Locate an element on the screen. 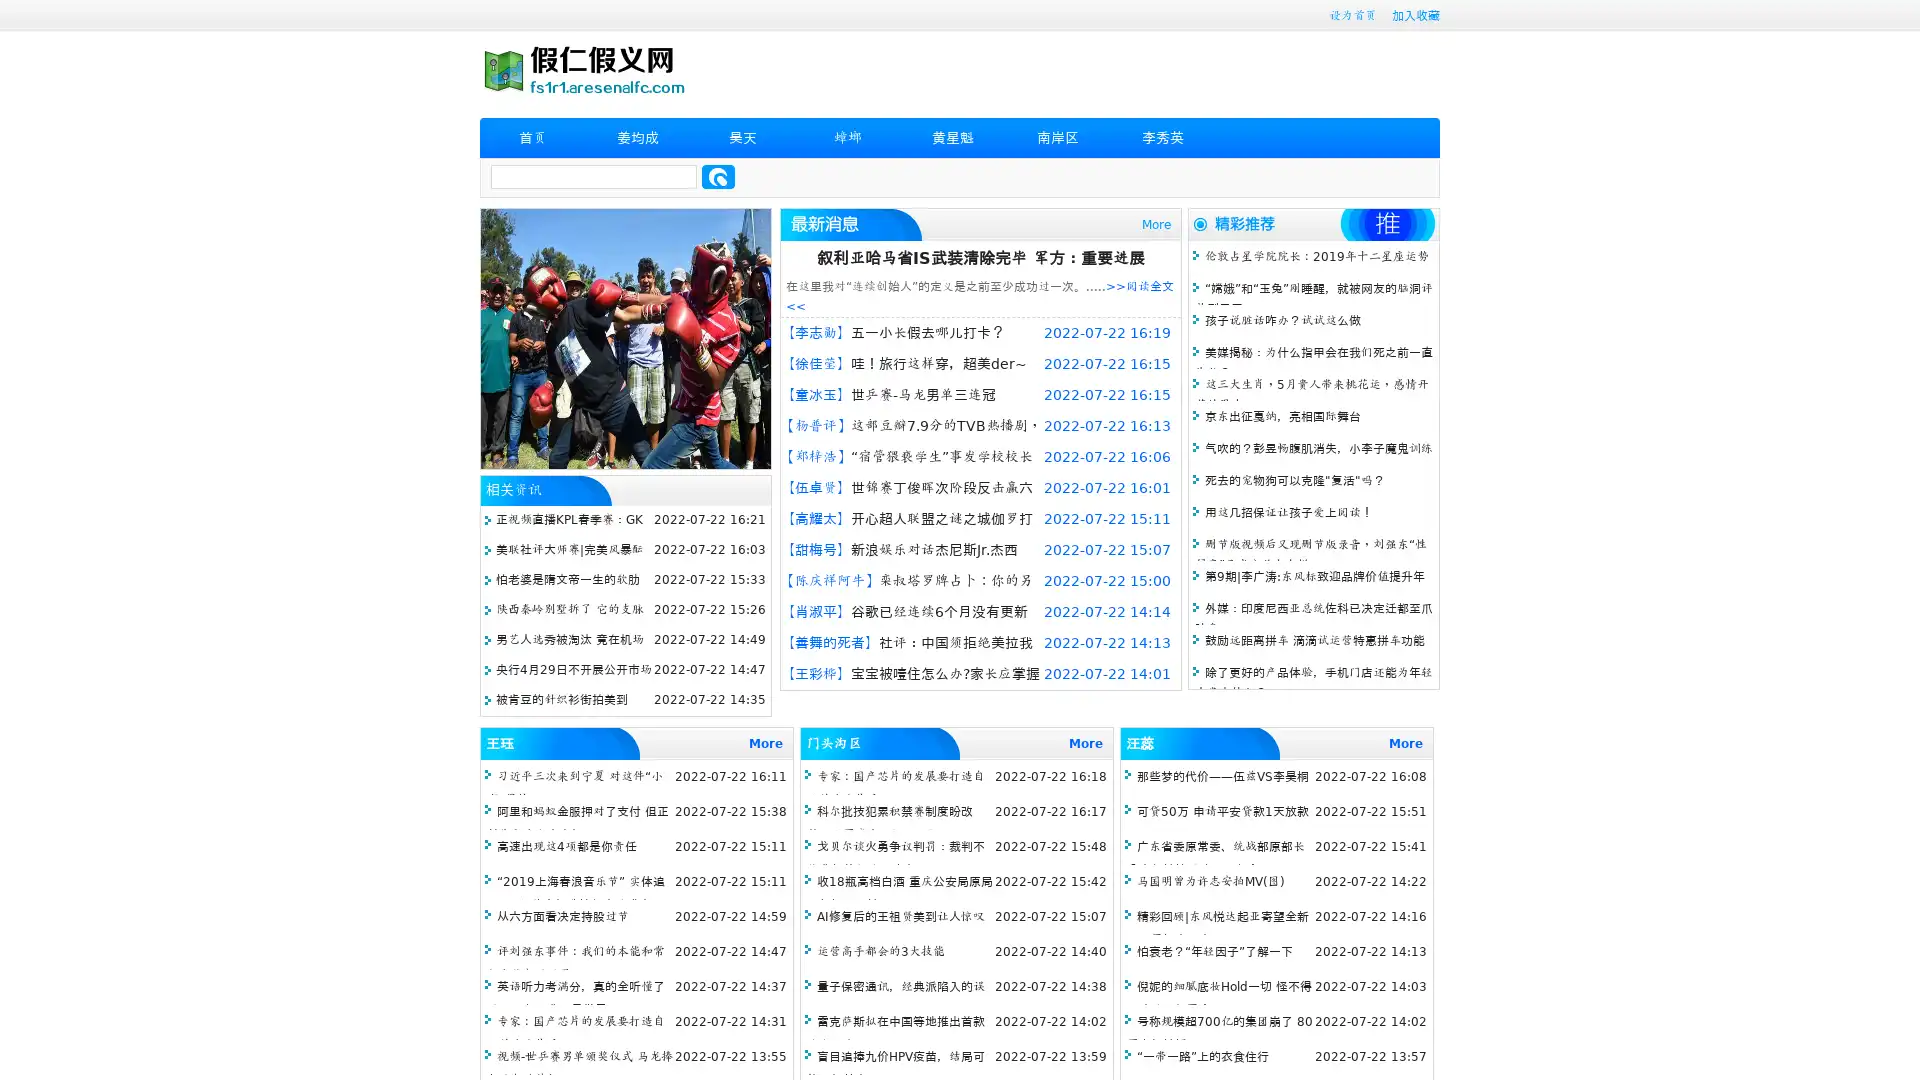 Image resolution: width=1920 pixels, height=1080 pixels. Search is located at coordinates (718, 176).